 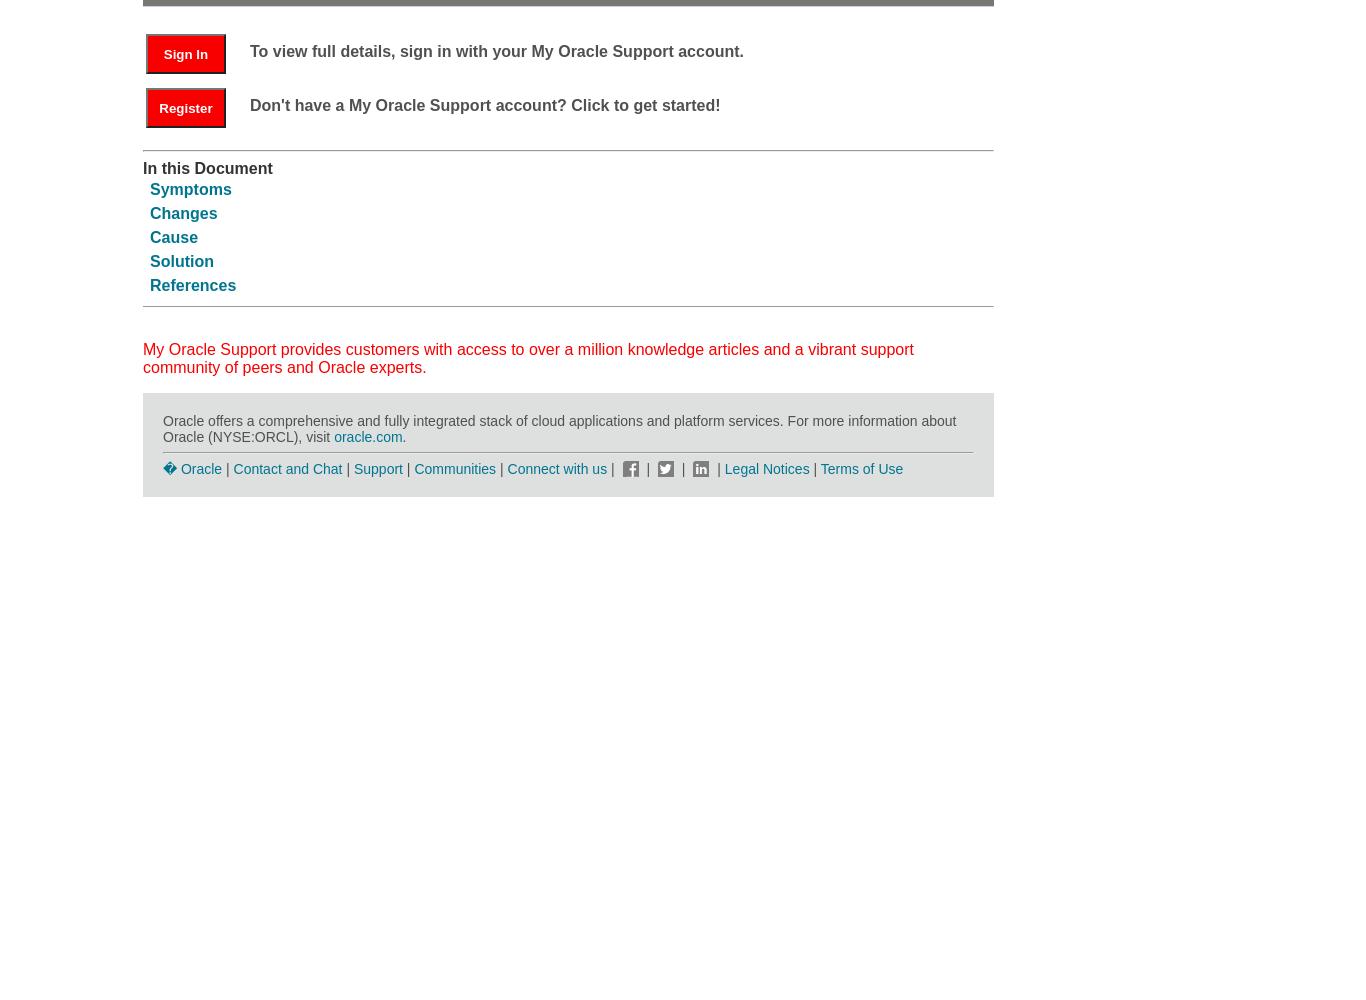 I want to click on 'Register', so click(x=184, y=106).